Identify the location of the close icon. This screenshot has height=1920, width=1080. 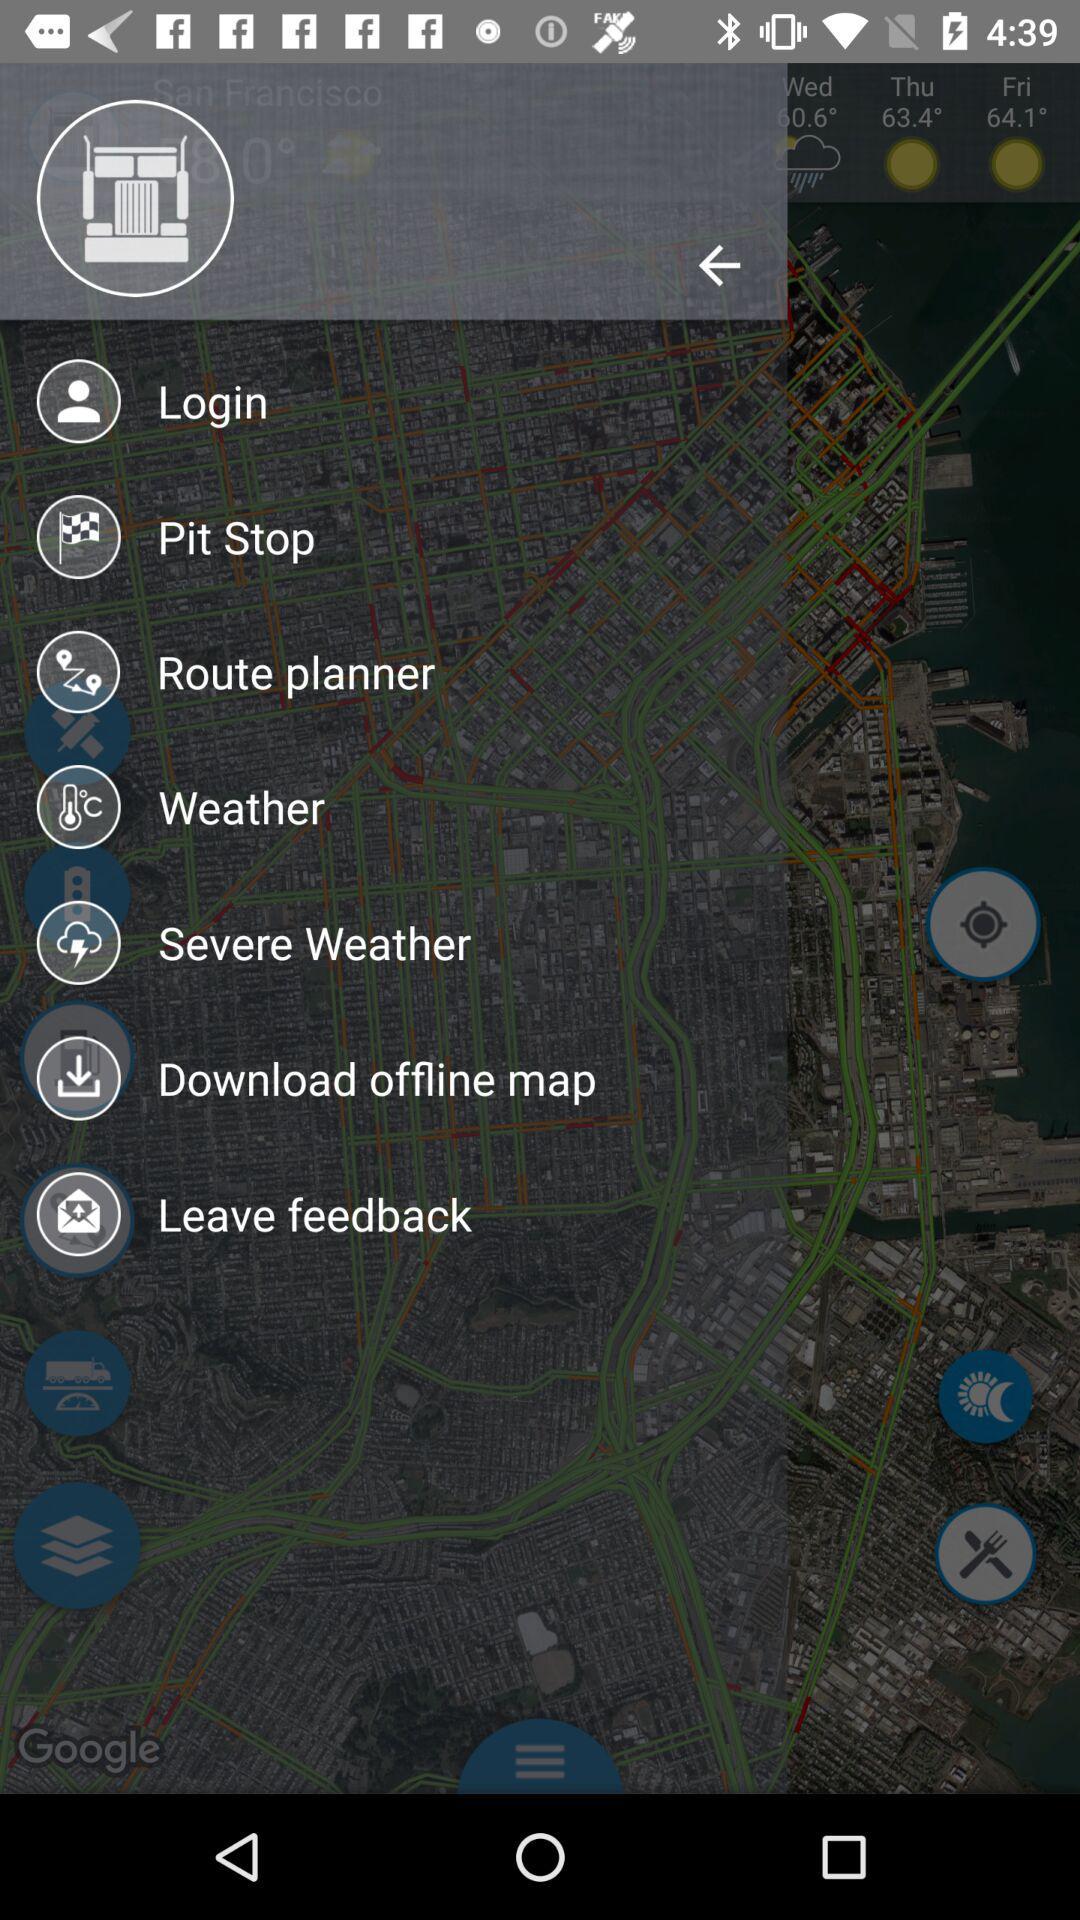
(984, 1556).